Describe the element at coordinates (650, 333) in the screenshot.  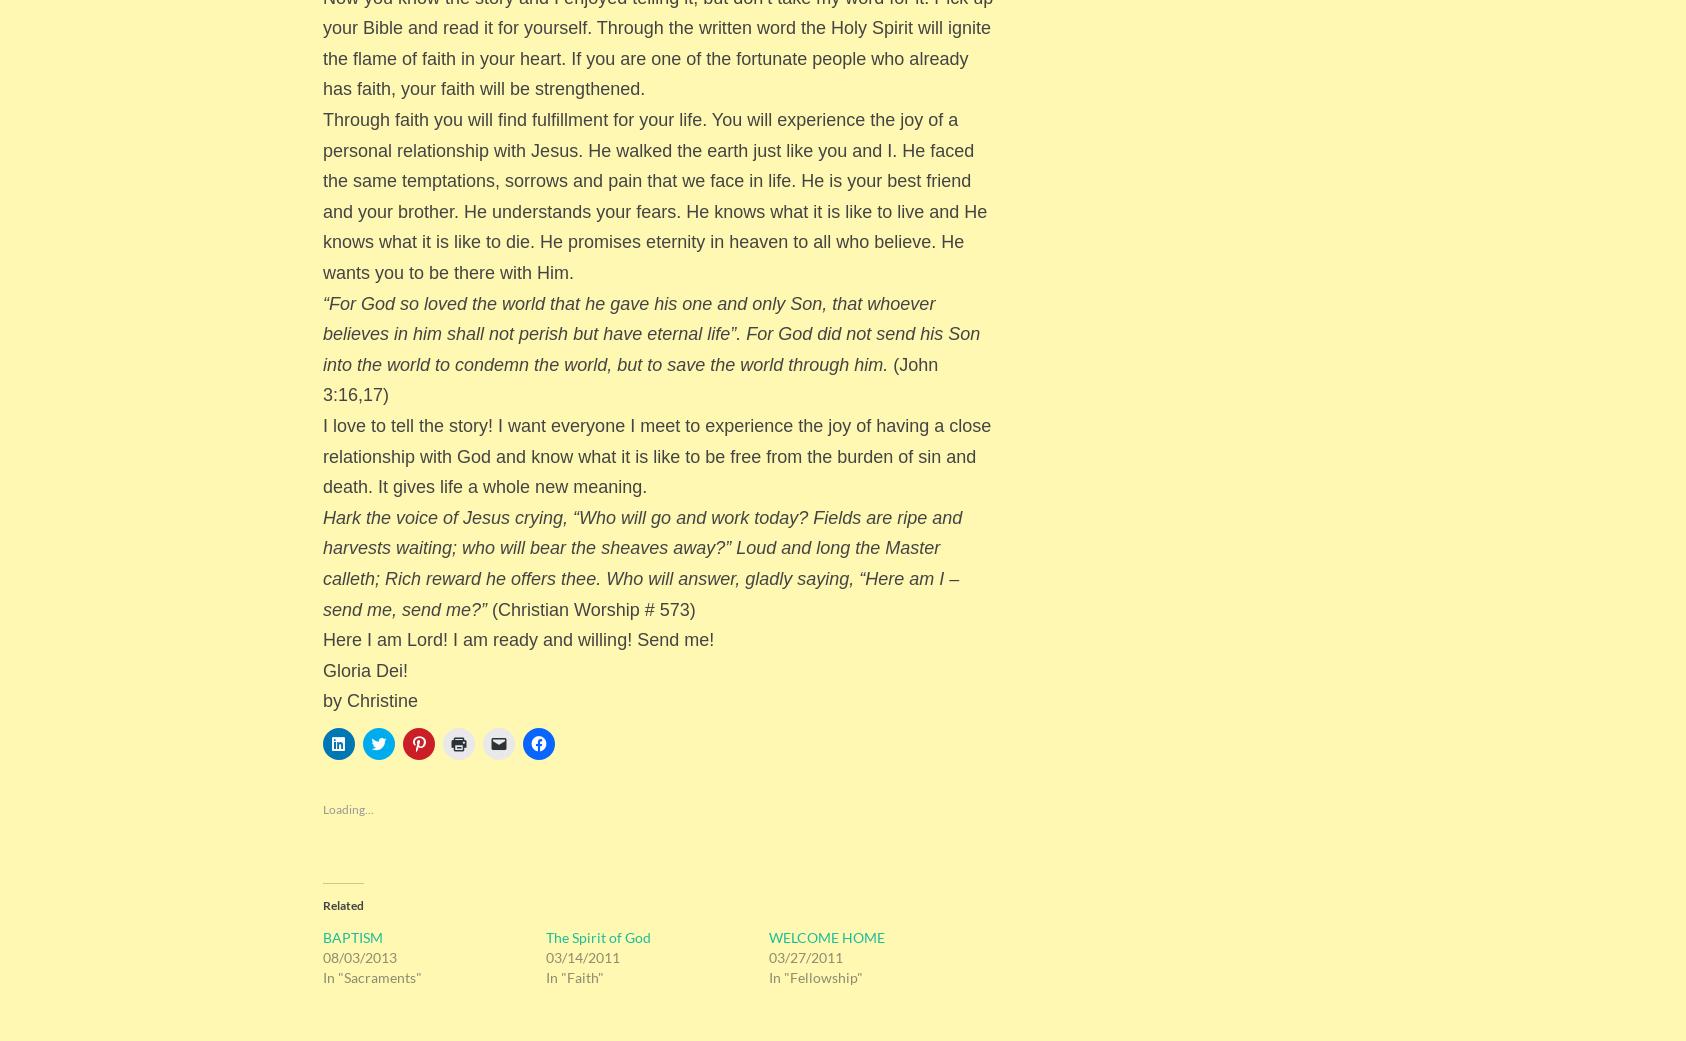
I see `'“For God so loved the world that he gave his one and only Son, that whoever believes in him shall not perish but have eternal life”. For God did not send his Son into the world to condemn the world, but to save the world through him.'` at that location.